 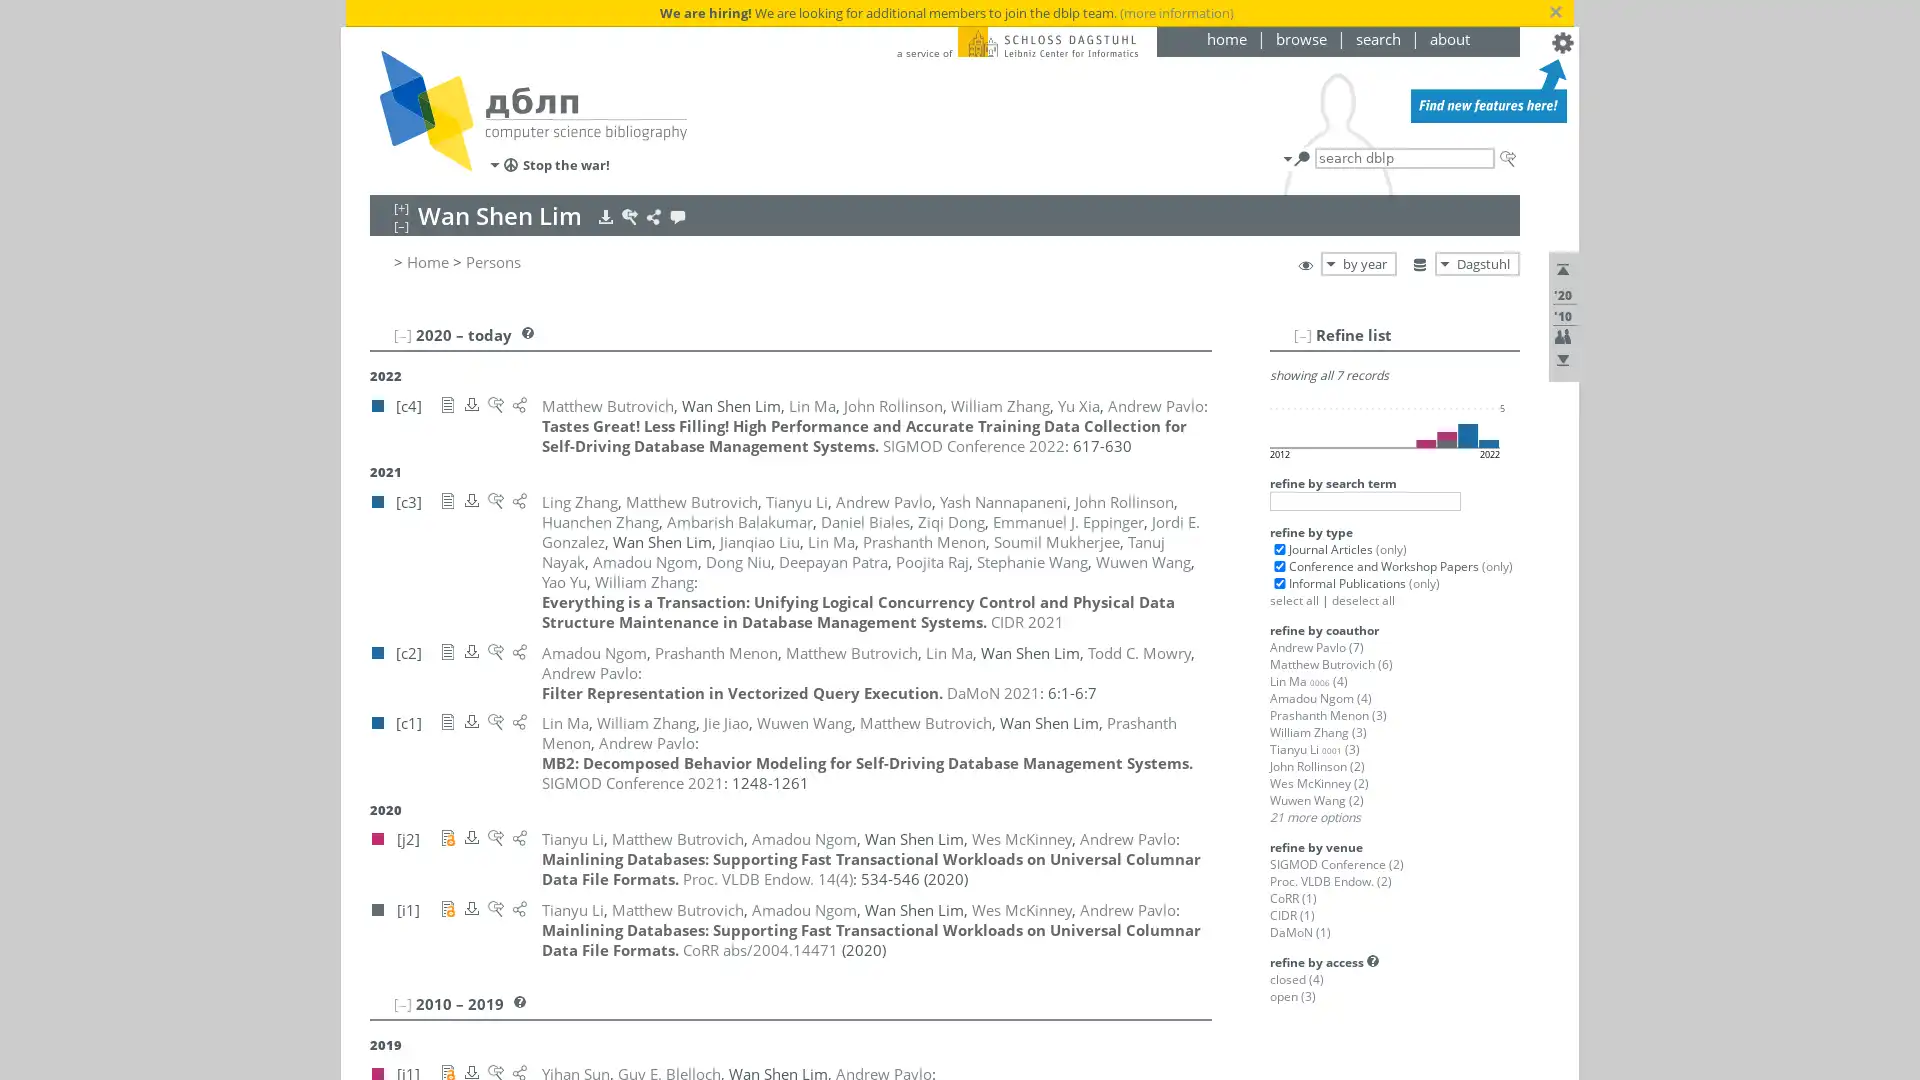 What do you see at coordinates (1389, 548) in the screenshot?
I see `(only)` at bounding box center [1389, 548].